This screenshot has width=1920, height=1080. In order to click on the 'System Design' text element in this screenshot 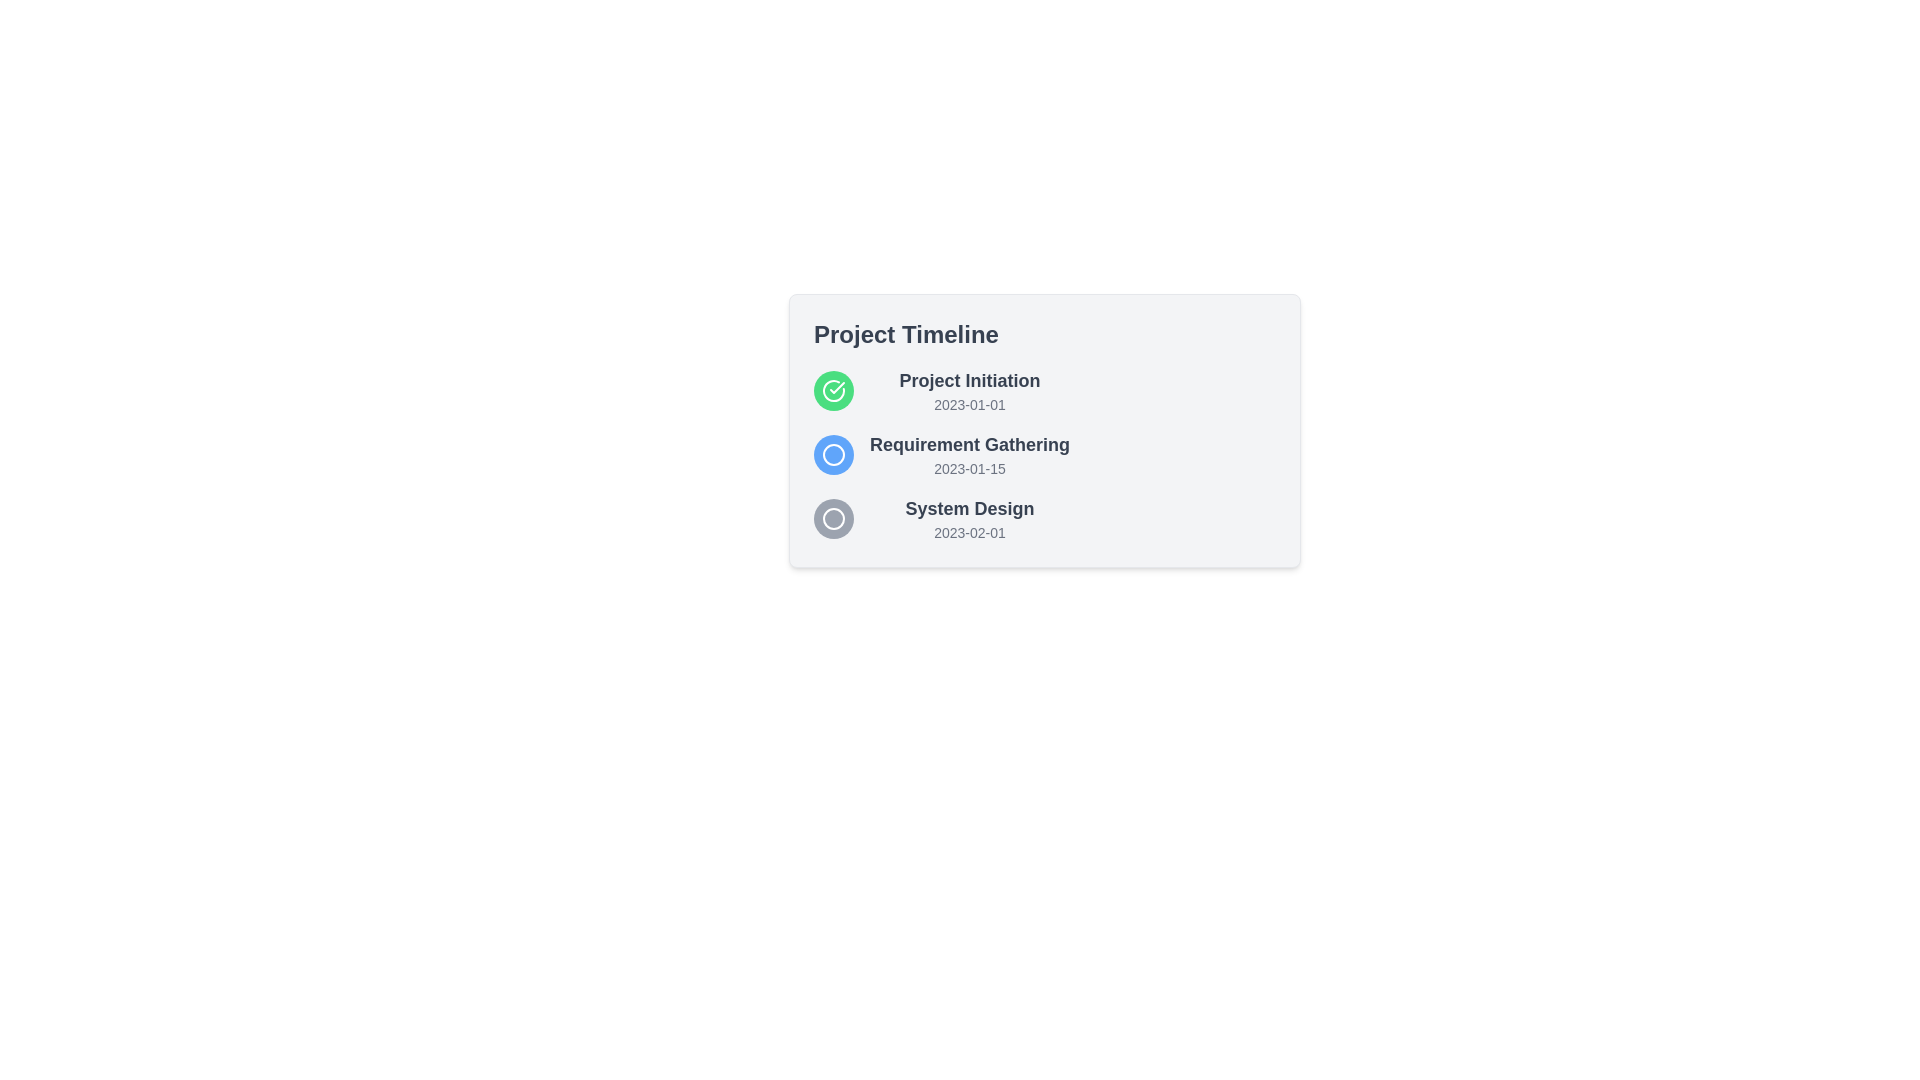, I will do `click(969, 518)`.